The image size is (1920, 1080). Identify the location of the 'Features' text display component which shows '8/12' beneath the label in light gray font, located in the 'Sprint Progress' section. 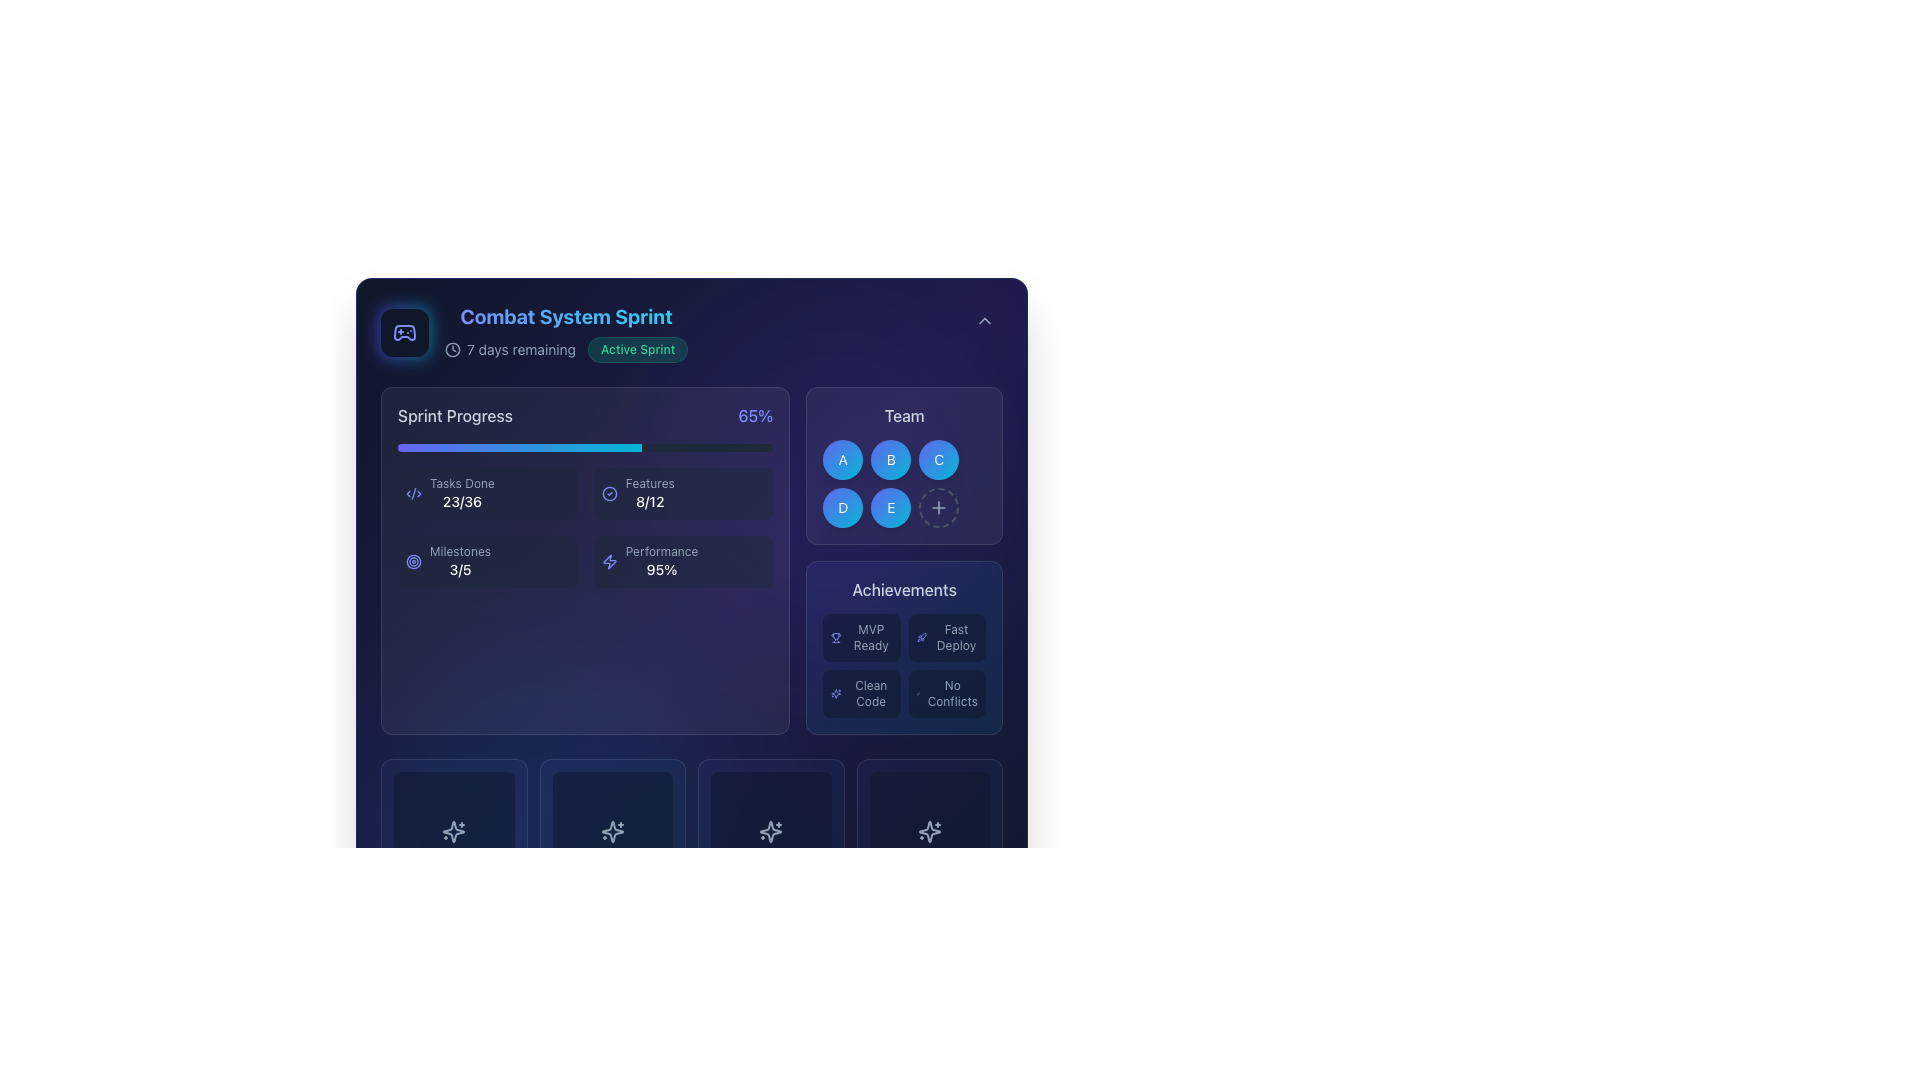
(650, 493).